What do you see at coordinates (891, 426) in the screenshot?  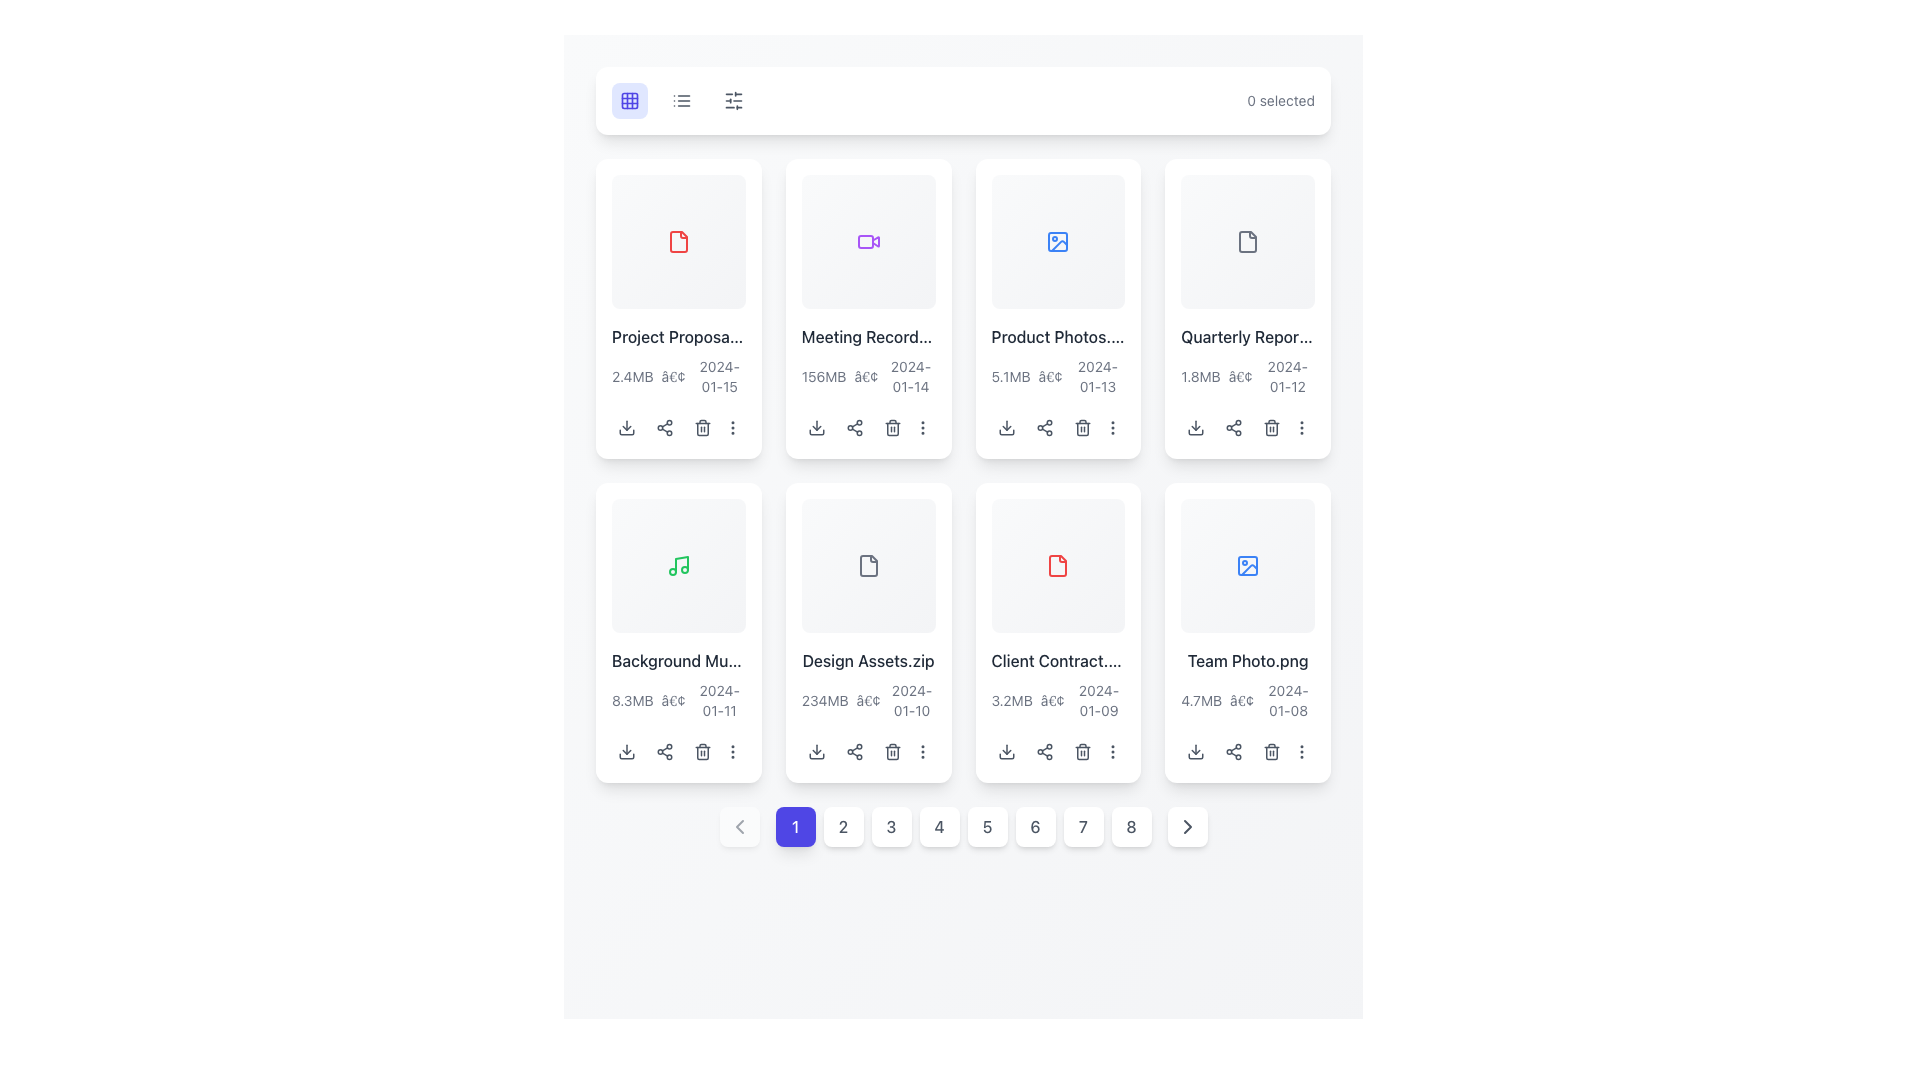 I see `the trash icon button located at the bottom section of the second file card in the first row` at bounding box center [891, 426].